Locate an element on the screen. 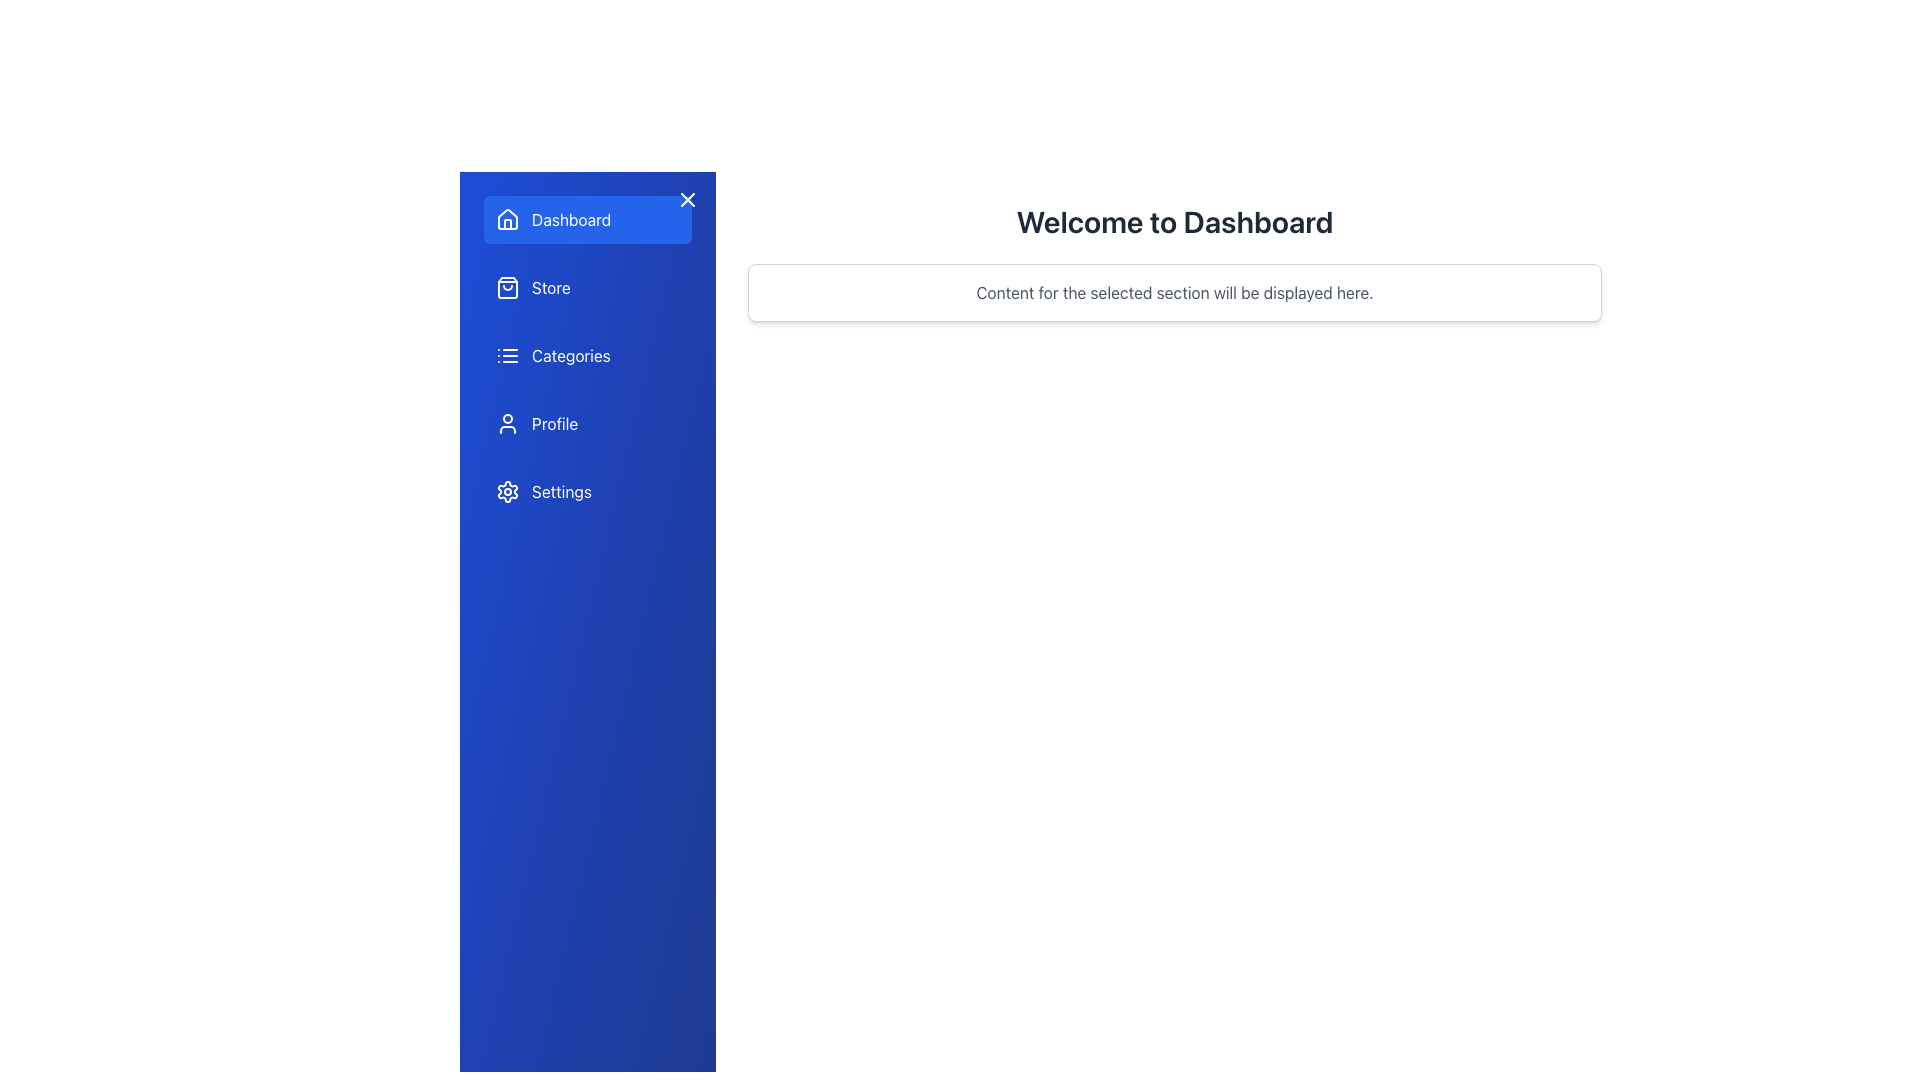  the fourth text label in the navigation menu, which serves as a label for the settings button is located at coordinates (560, 492).